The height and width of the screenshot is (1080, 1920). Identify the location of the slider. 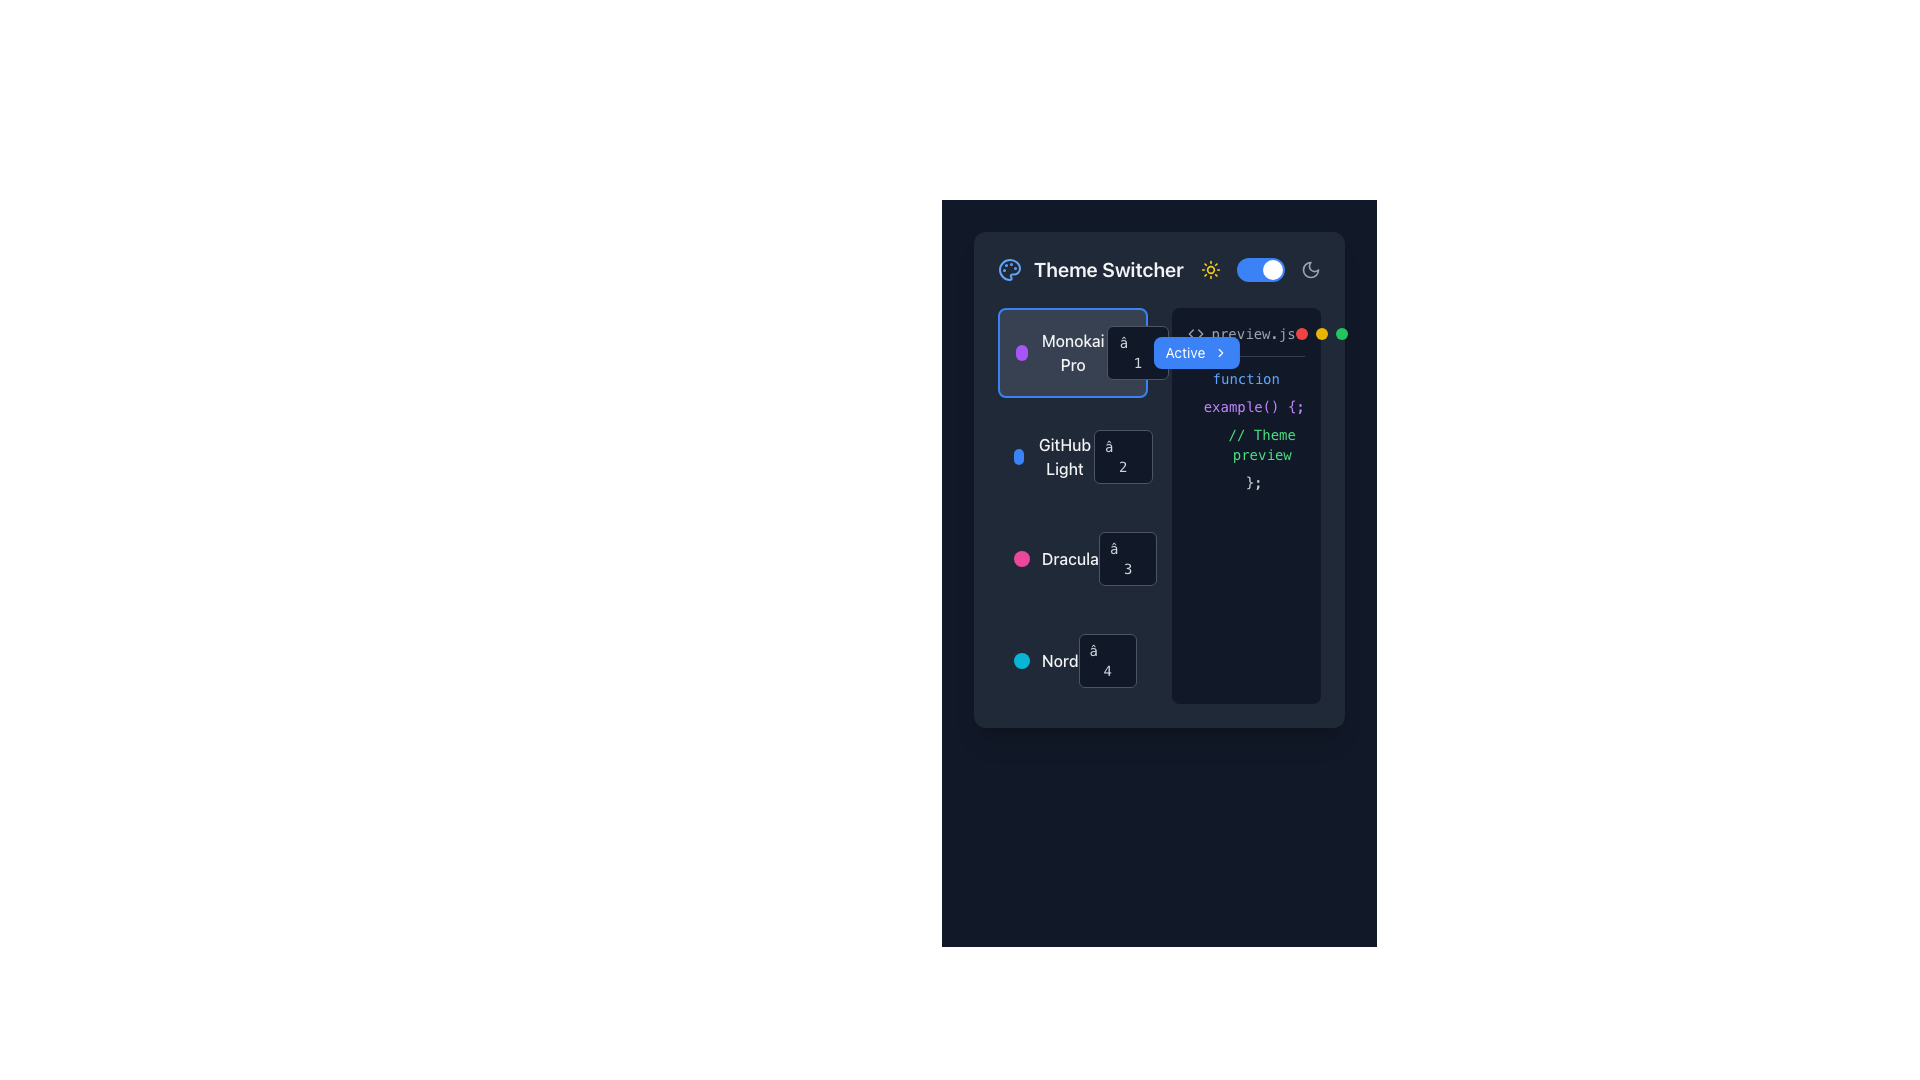
(1241, 270).